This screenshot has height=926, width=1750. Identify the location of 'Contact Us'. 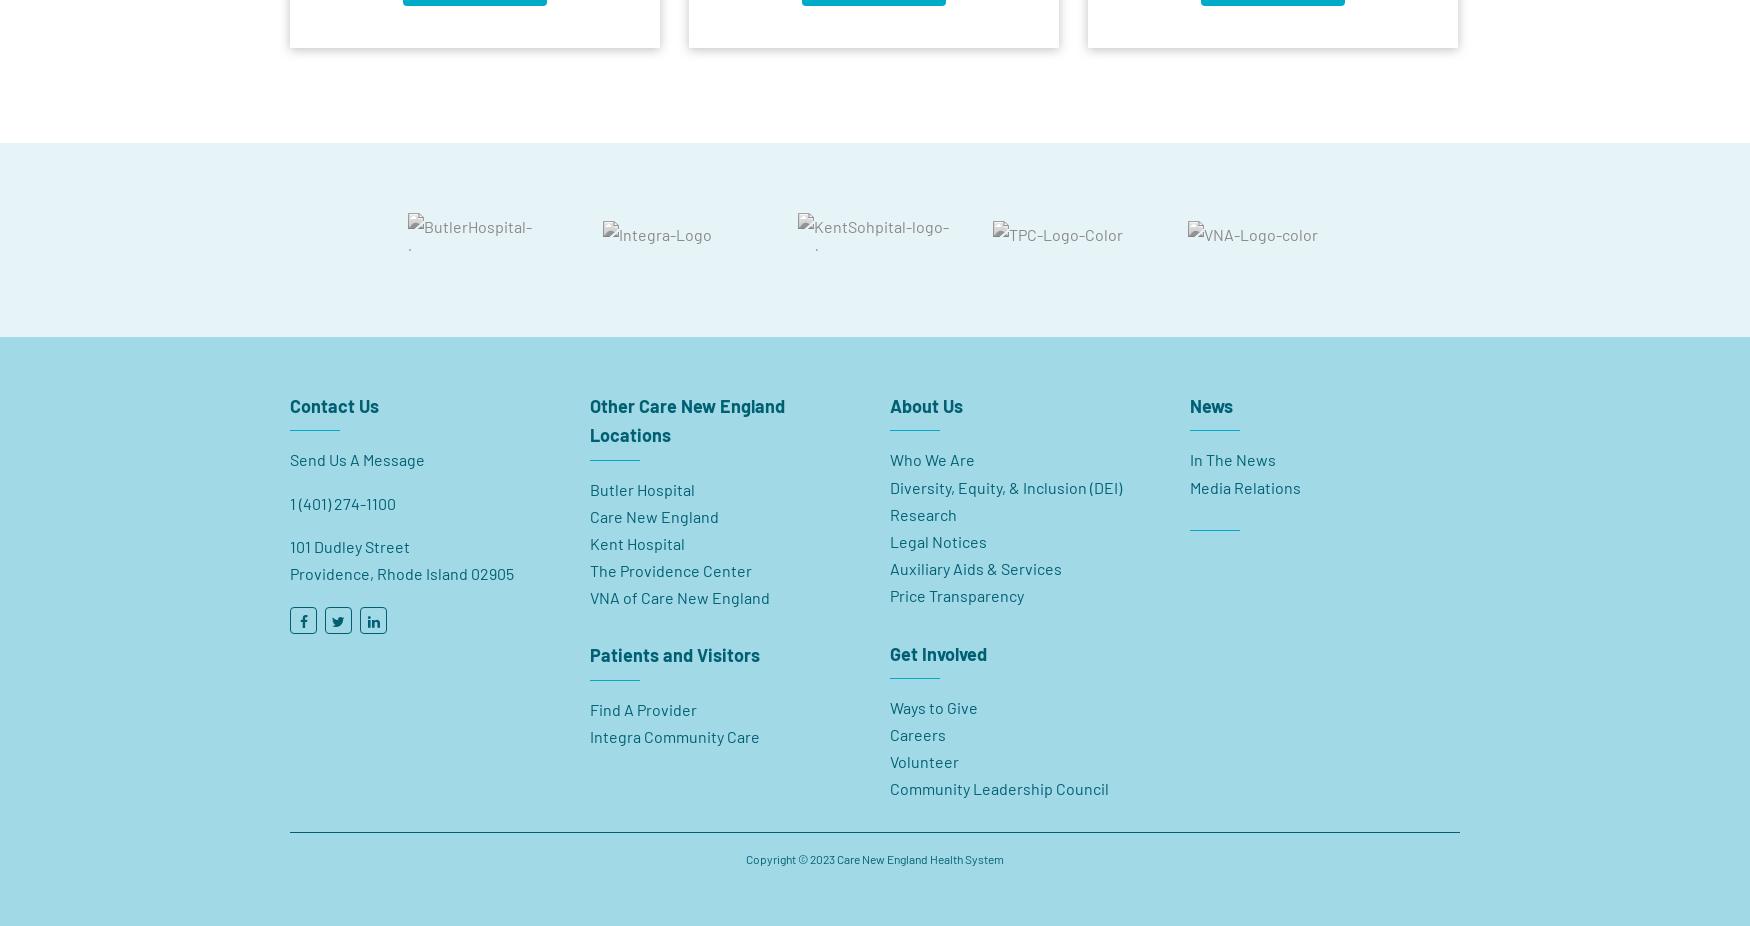
(334, 396).